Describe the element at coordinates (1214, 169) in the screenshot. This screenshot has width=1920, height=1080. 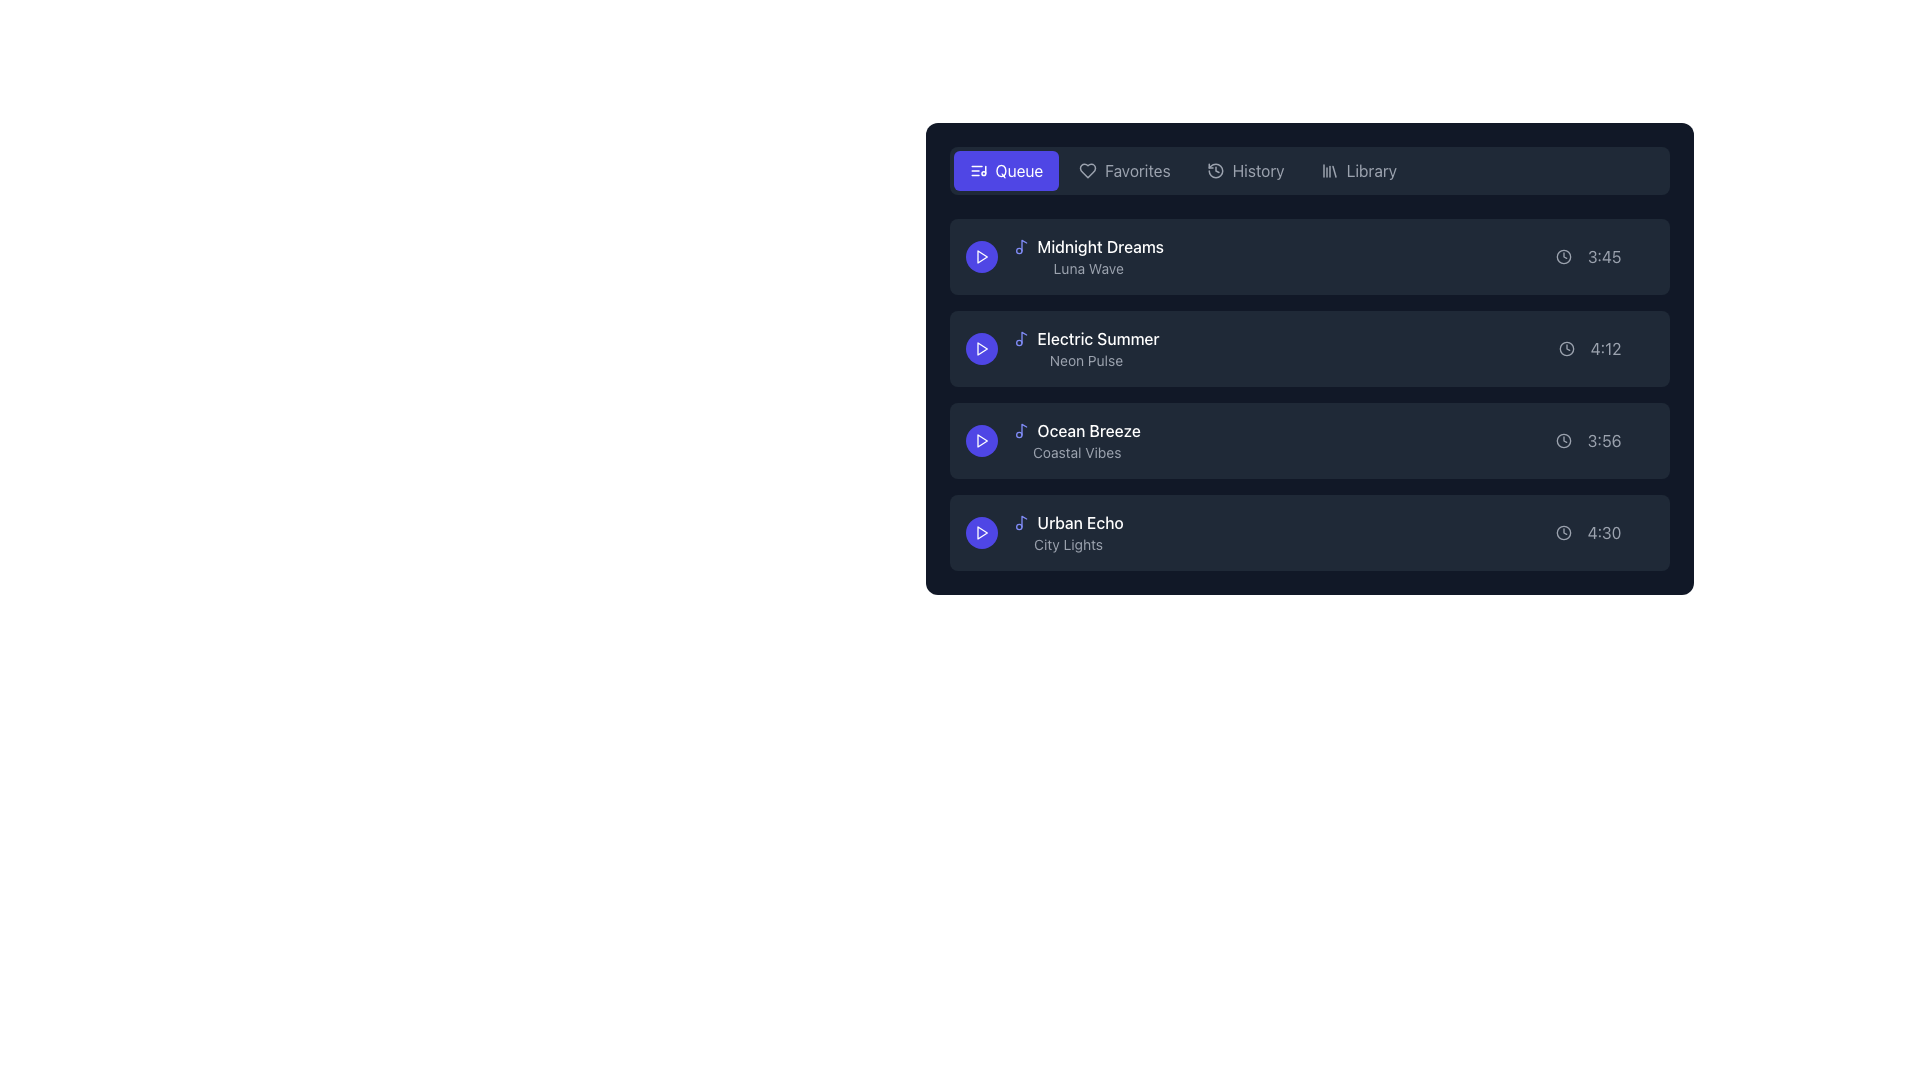
I see `the circular arrow icon representing the 'History' action, located in the top navigation bar to the left of the 'History' text label` at that location.